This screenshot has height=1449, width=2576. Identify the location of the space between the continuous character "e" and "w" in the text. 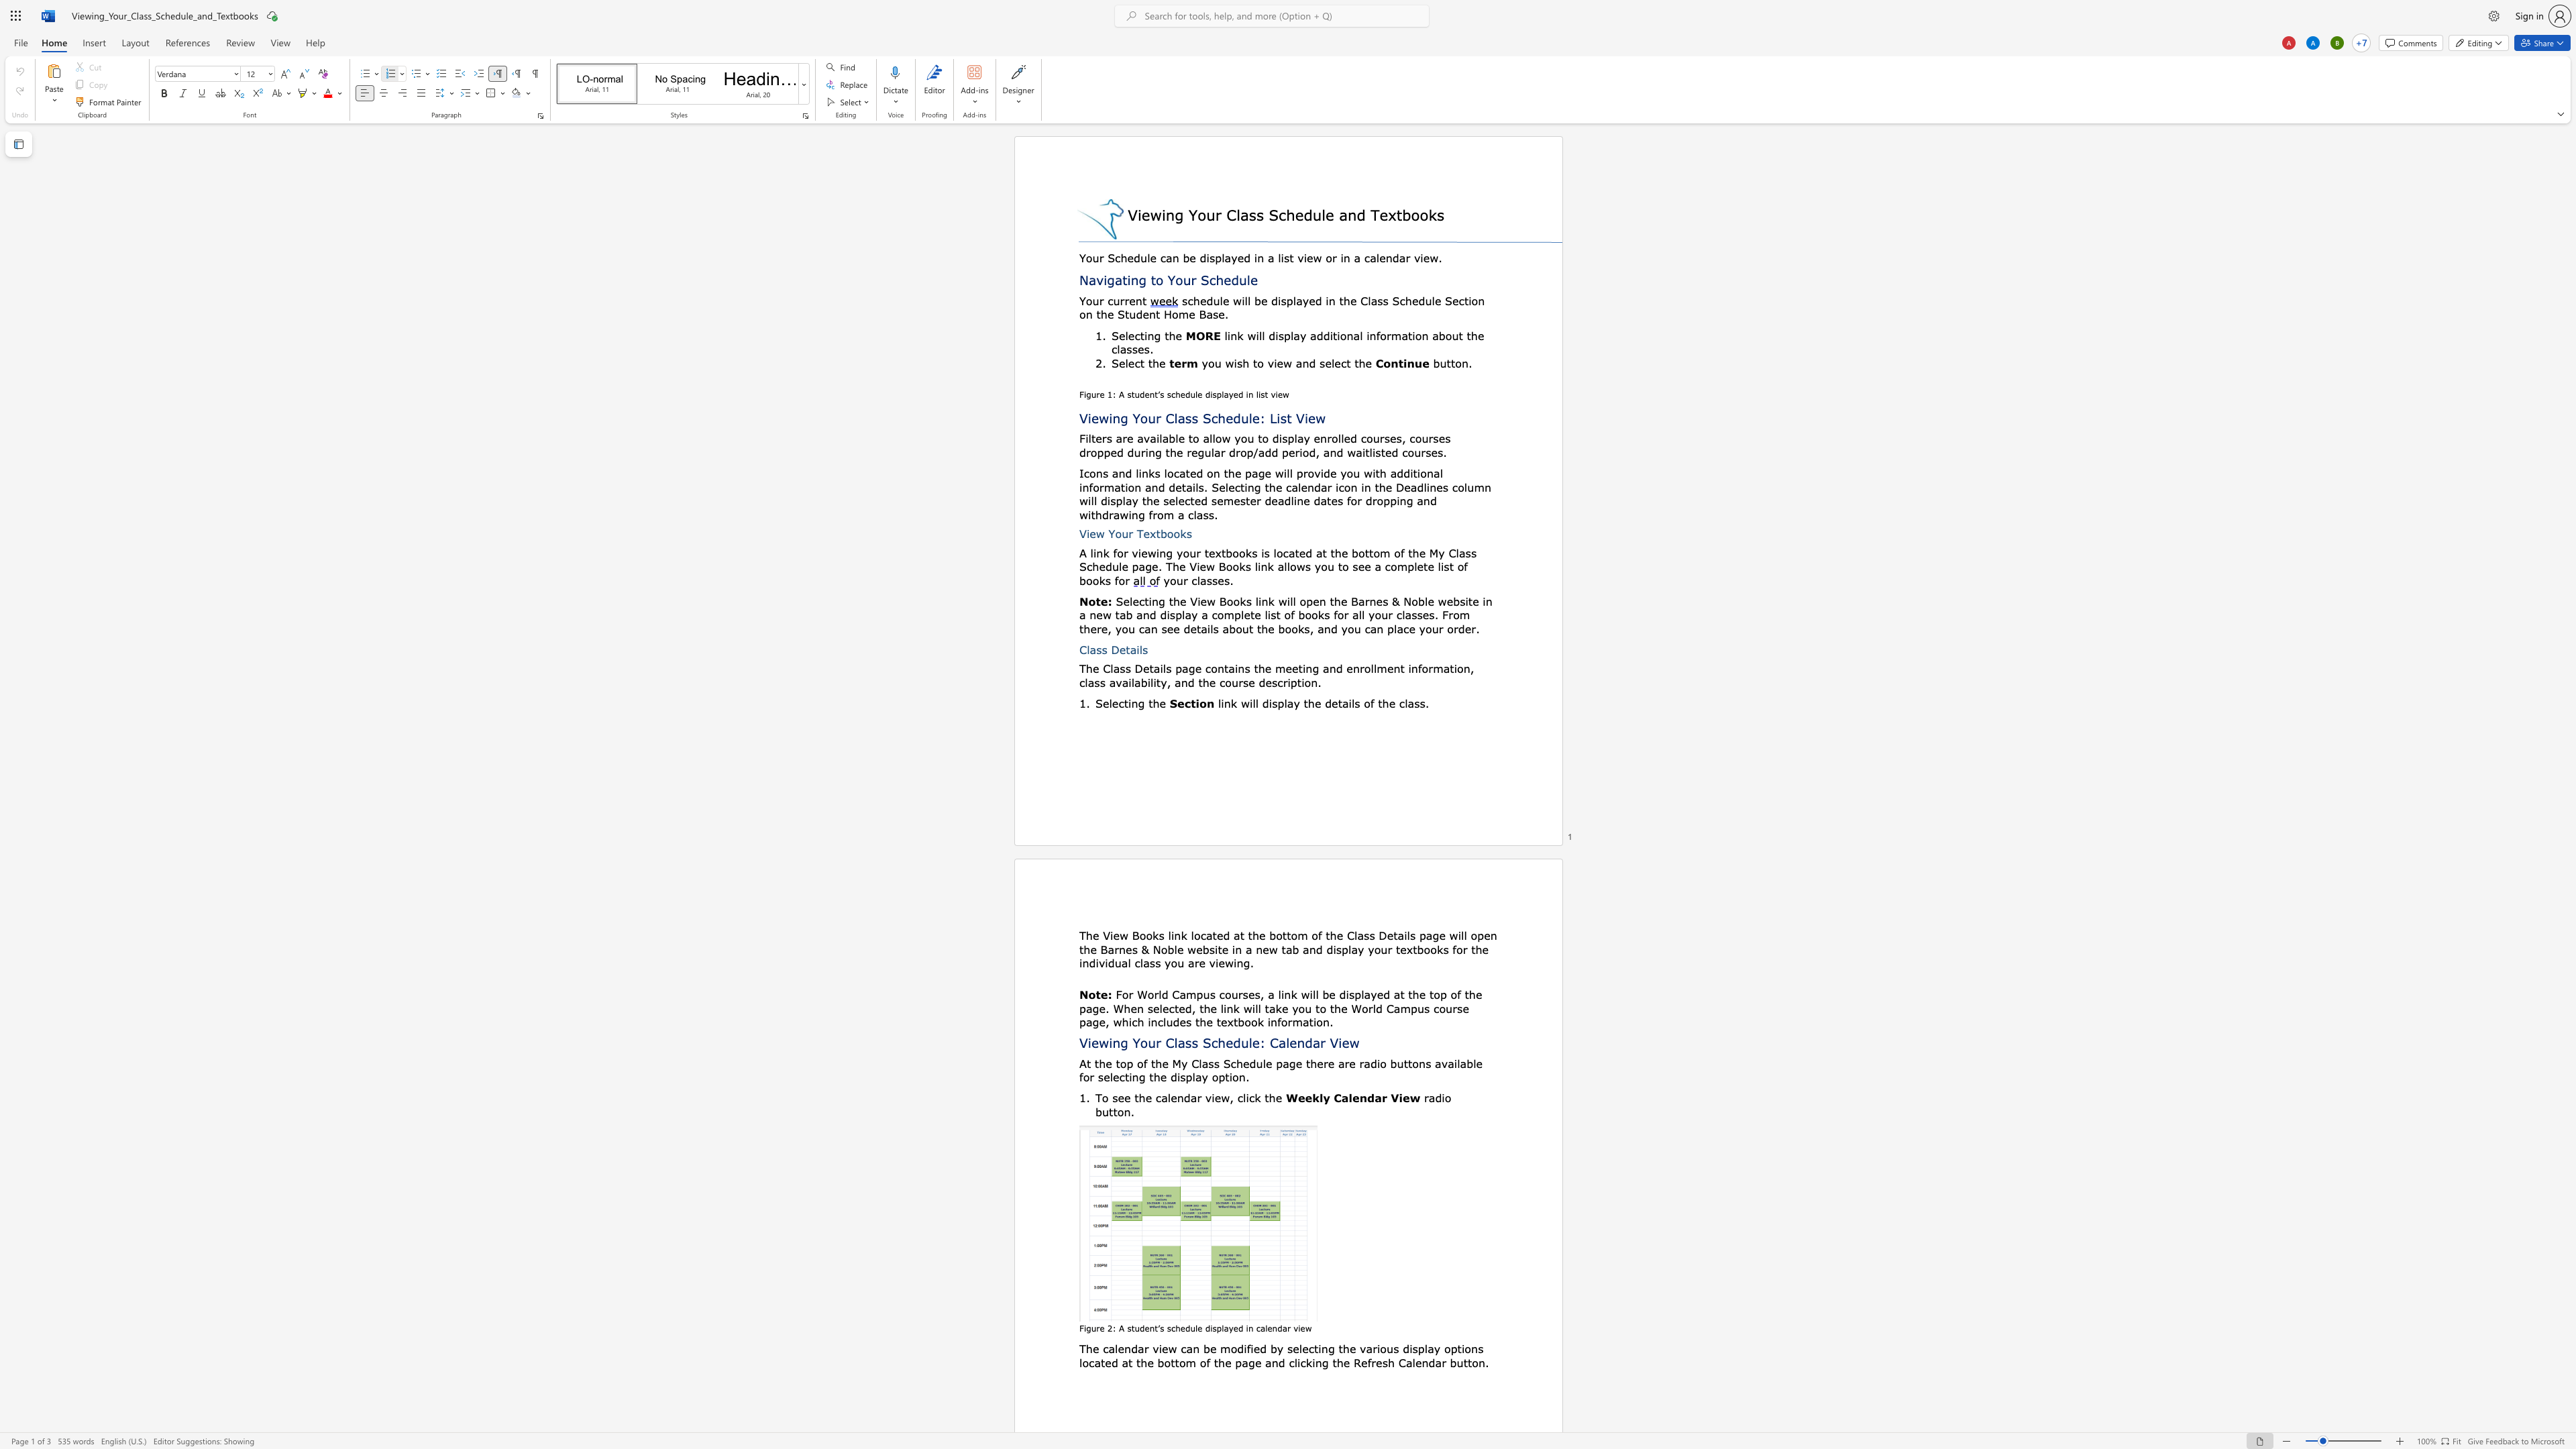
(1120, 934).